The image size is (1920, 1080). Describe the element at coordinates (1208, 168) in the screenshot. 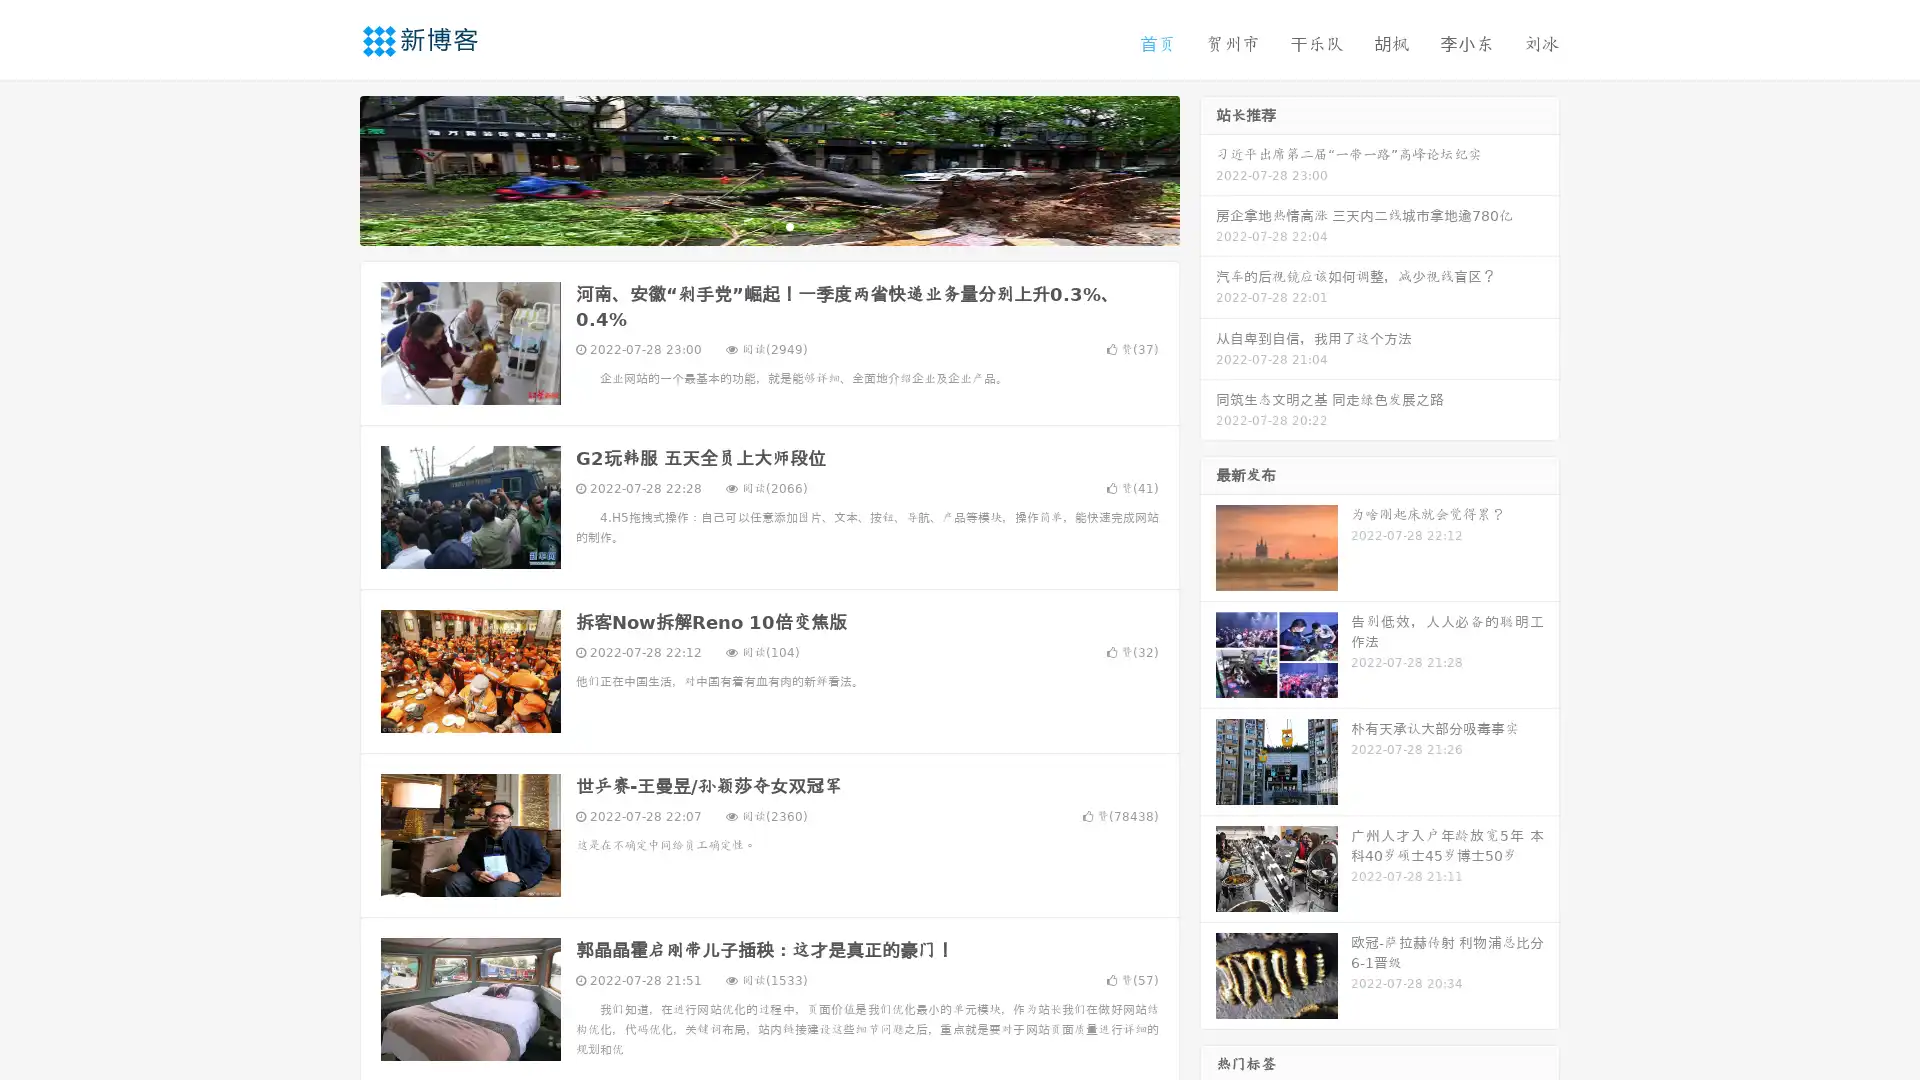

I see `Next slide` at that location.